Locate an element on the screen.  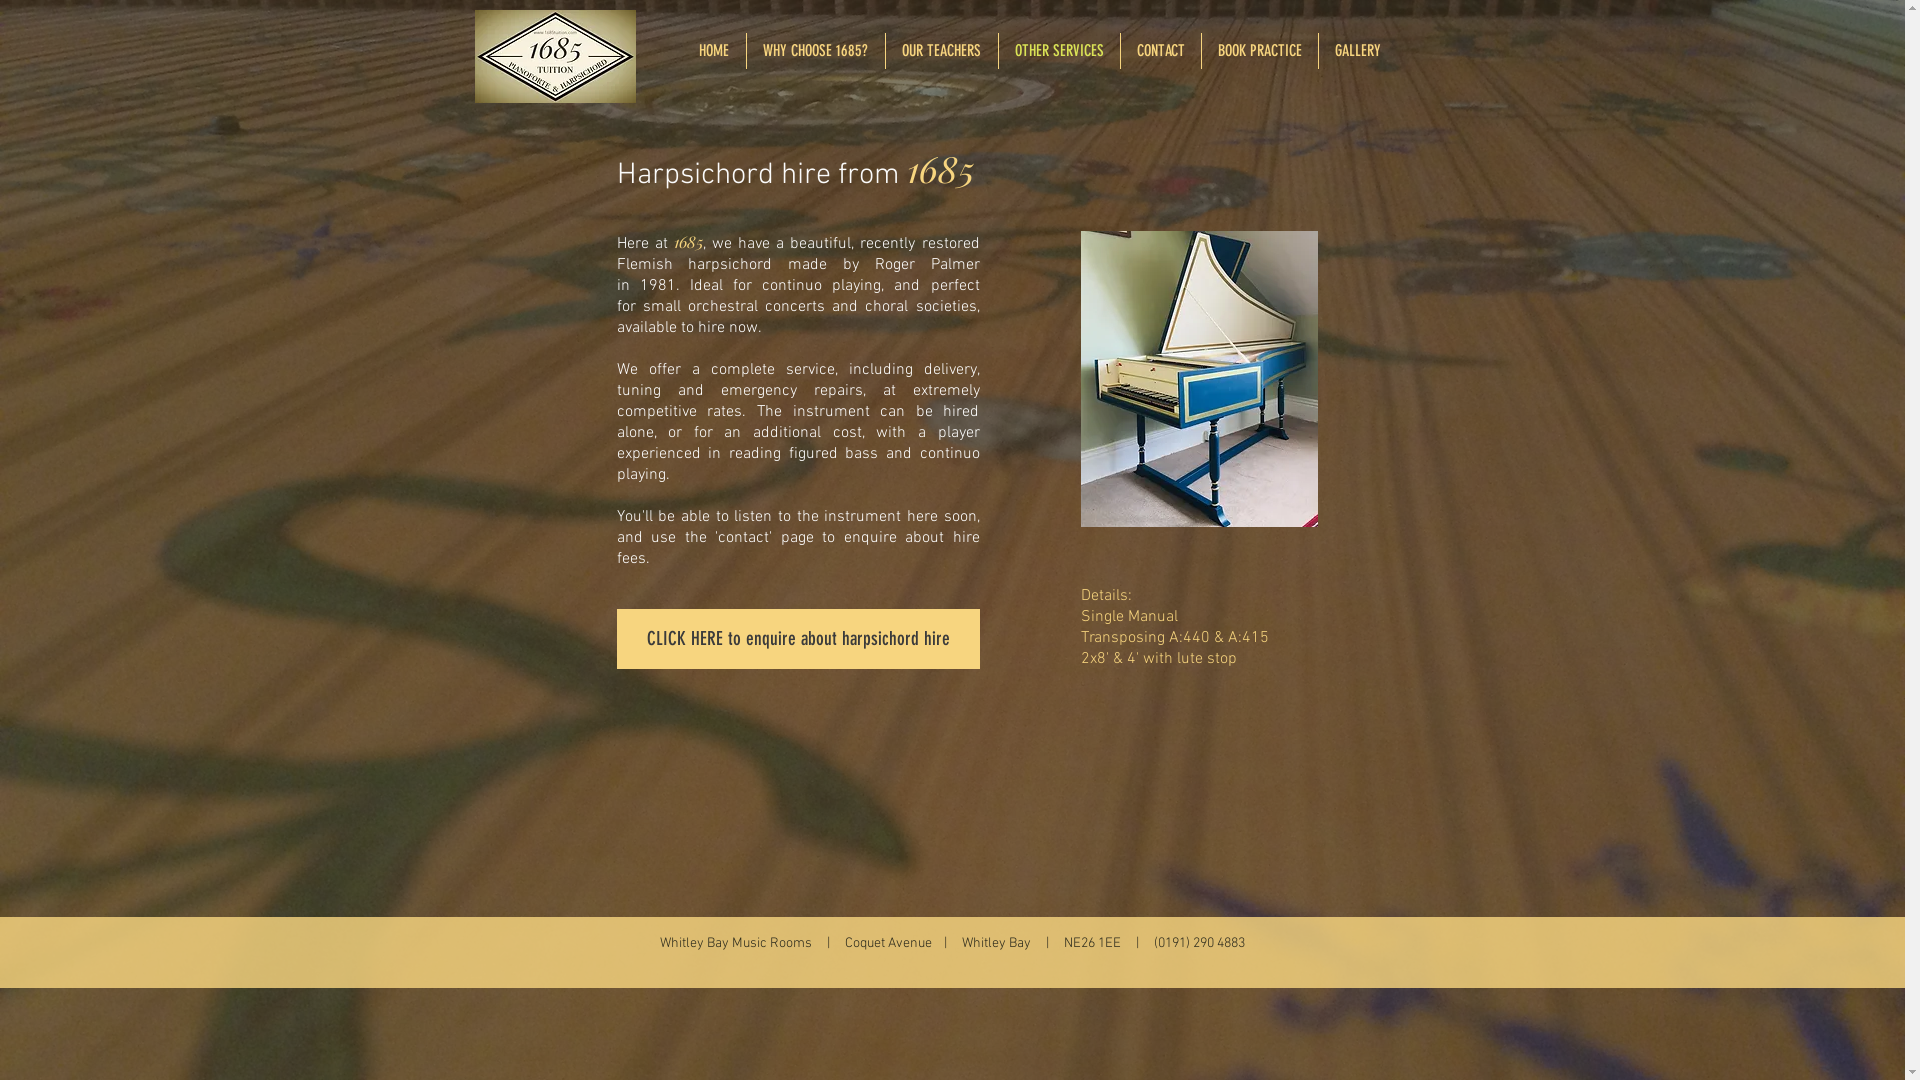
'HOME' is located at coordinates (681, 49).